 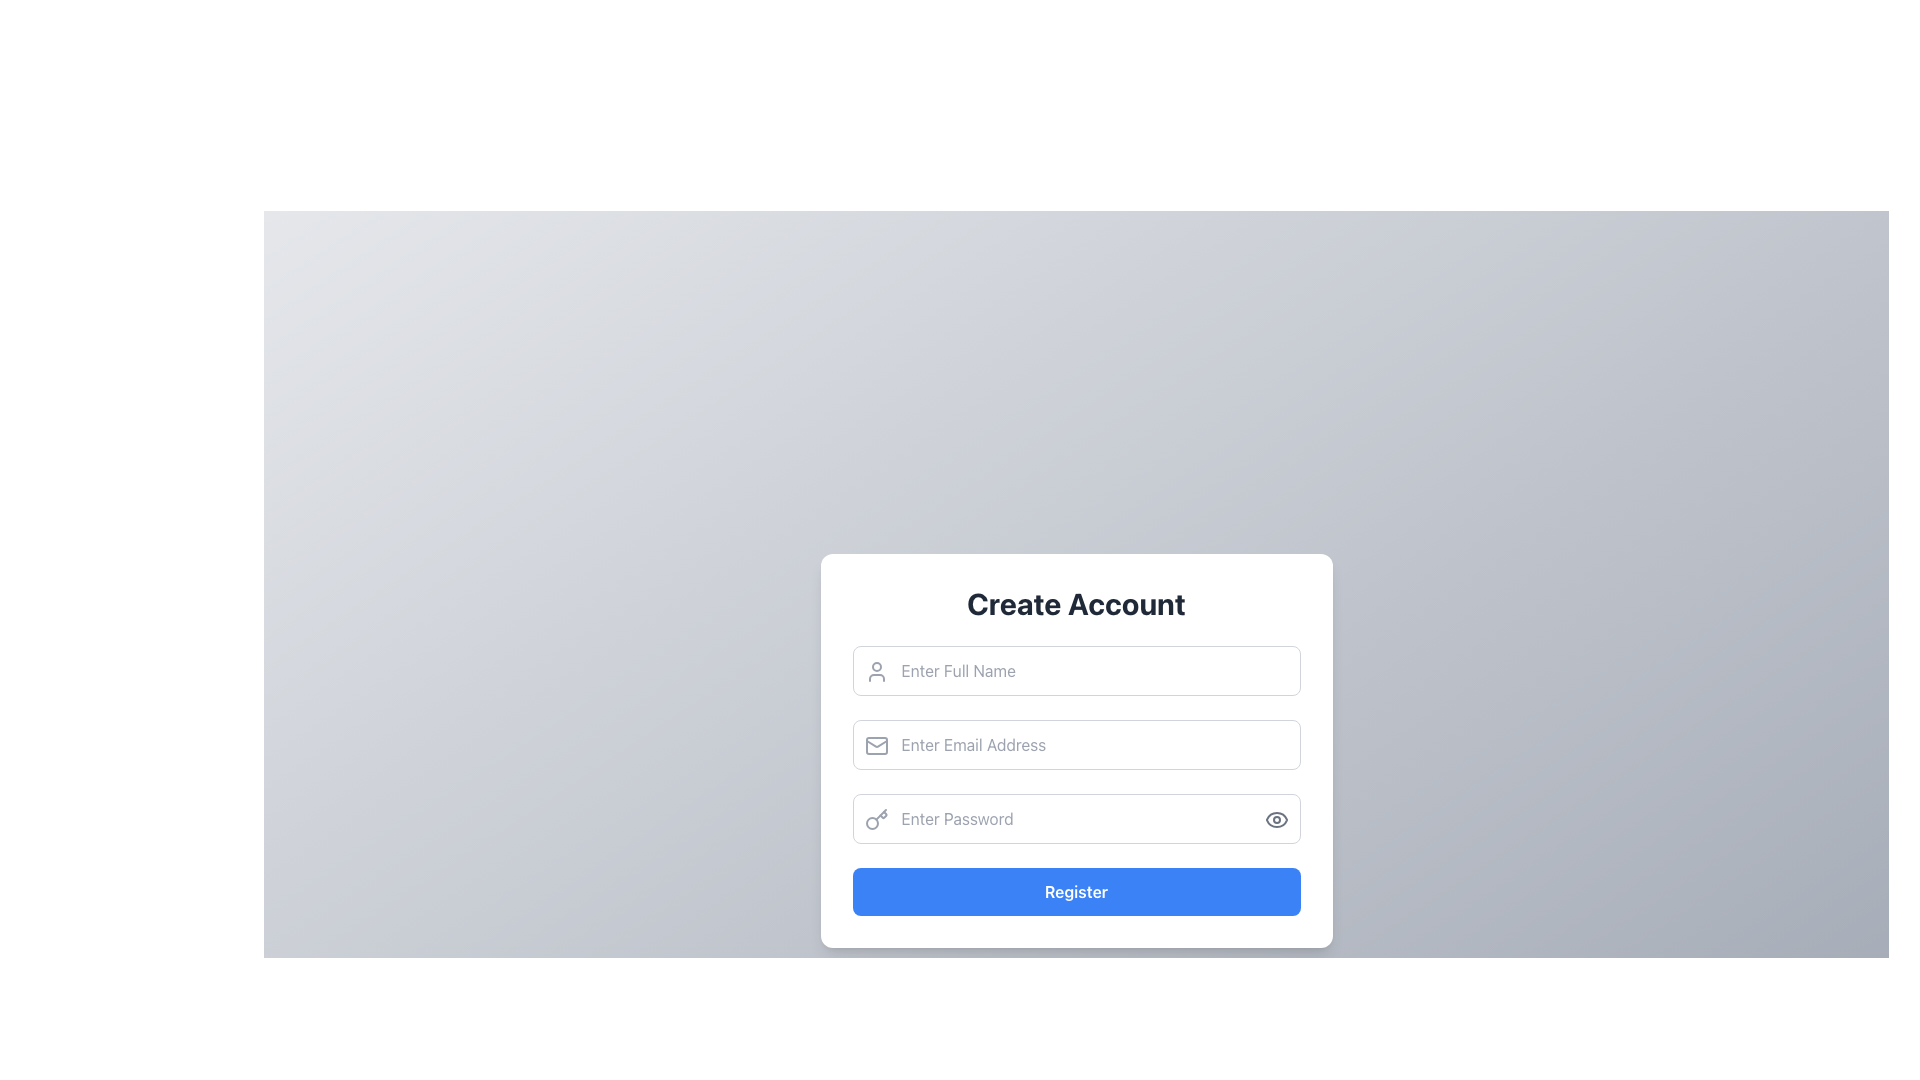 I want to click on the decorative triangle flap of the envelope icon located to the left of the 'Enter Email Address' input field, so click(x=876, y=744).